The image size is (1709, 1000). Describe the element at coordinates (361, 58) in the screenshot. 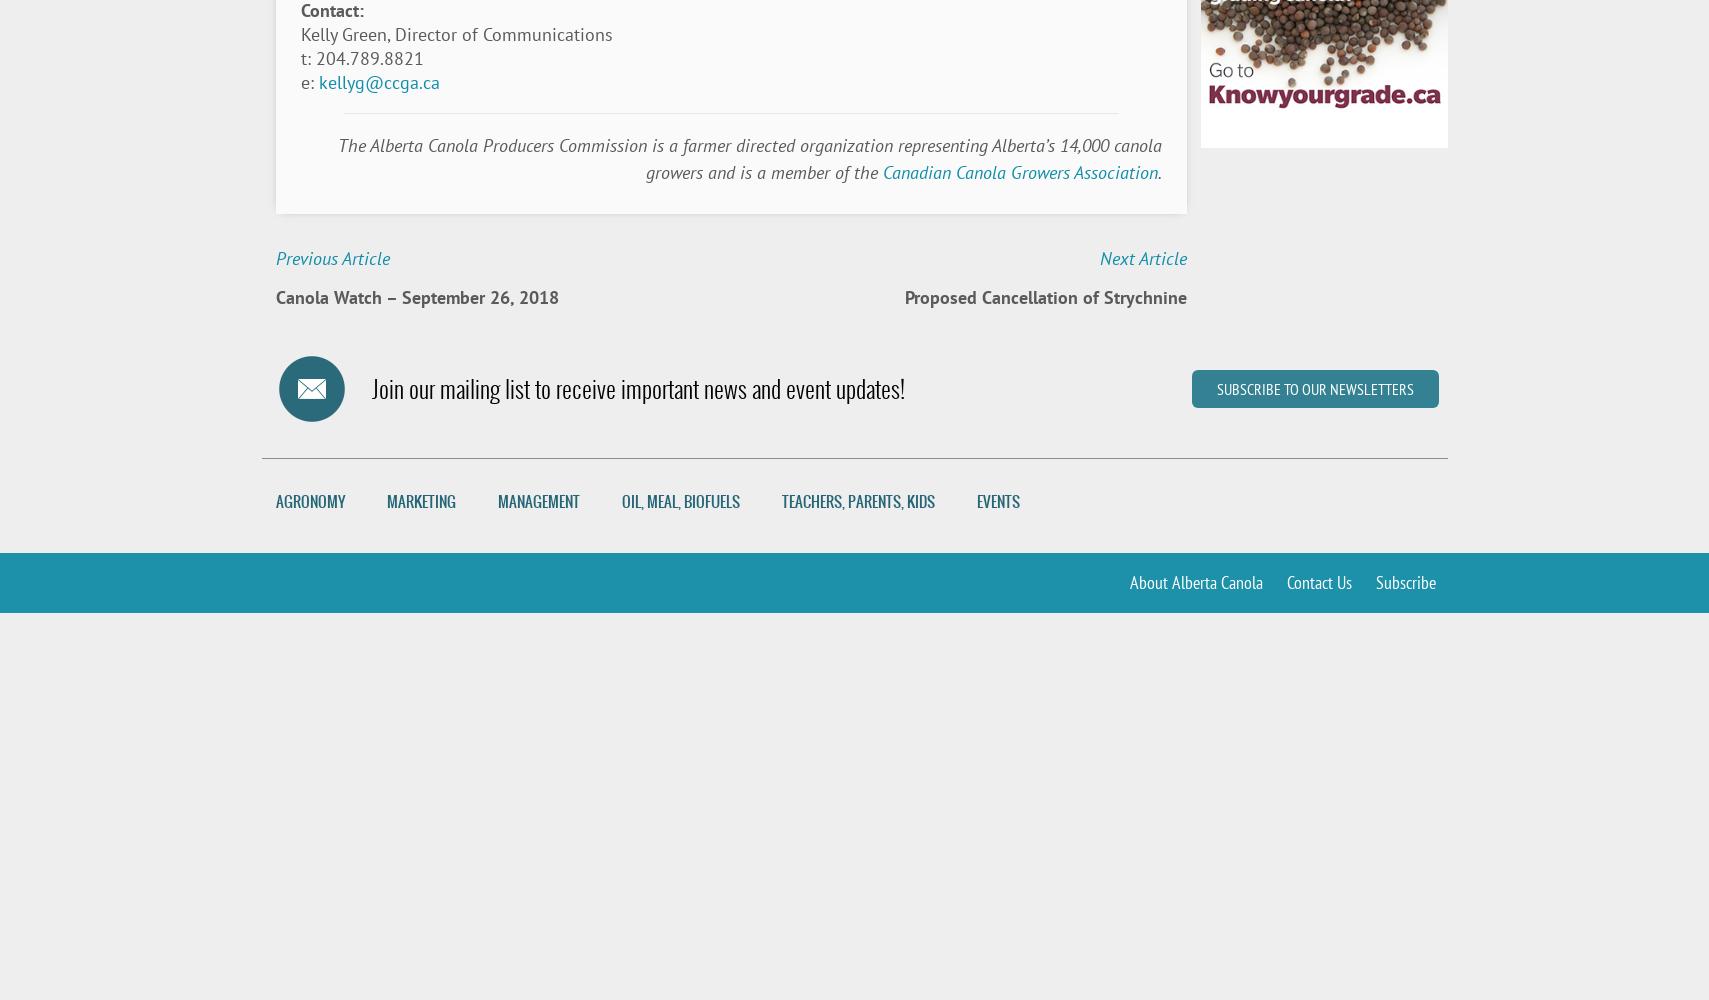

I see `'t: 204.789.8821'` at that location.